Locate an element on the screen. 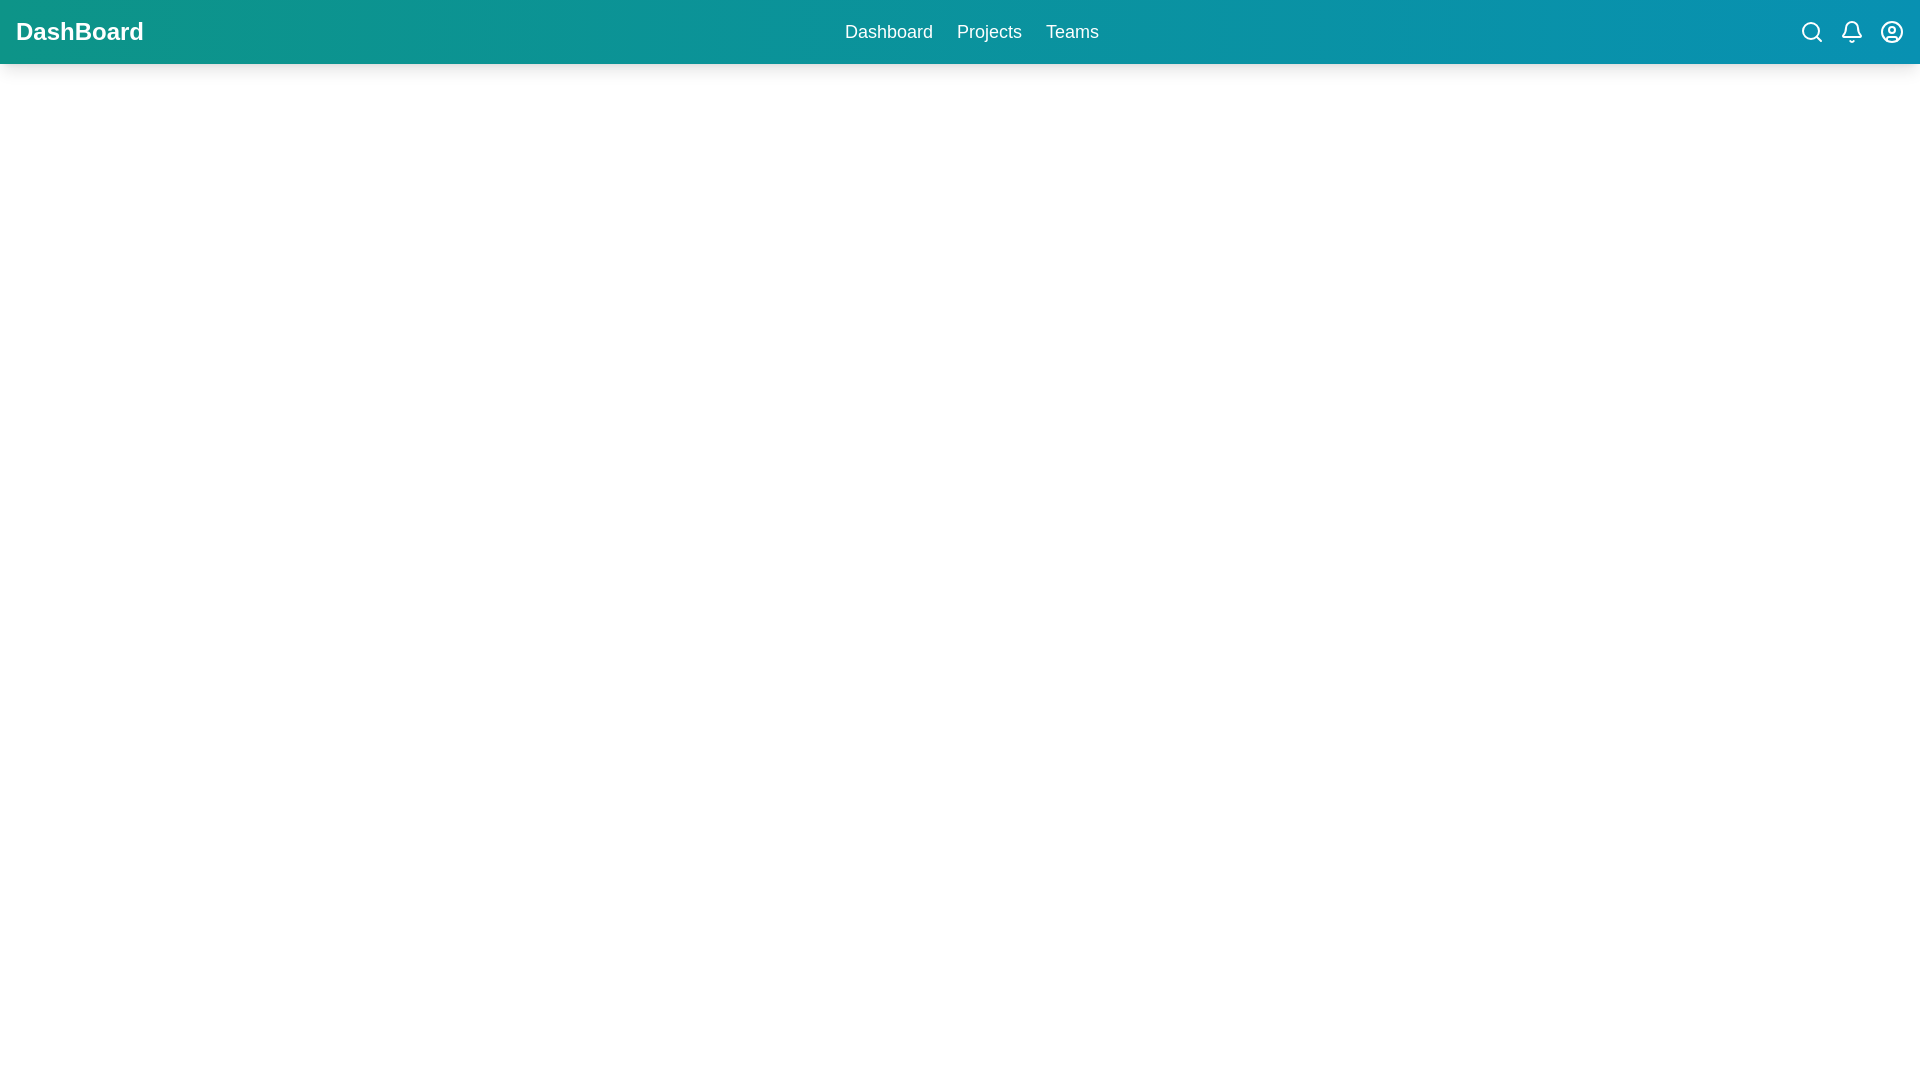 The image size is (1920, 1080). the bell icon located in the top-right corner of the navigation bar is located at coordinates (1851, 31).